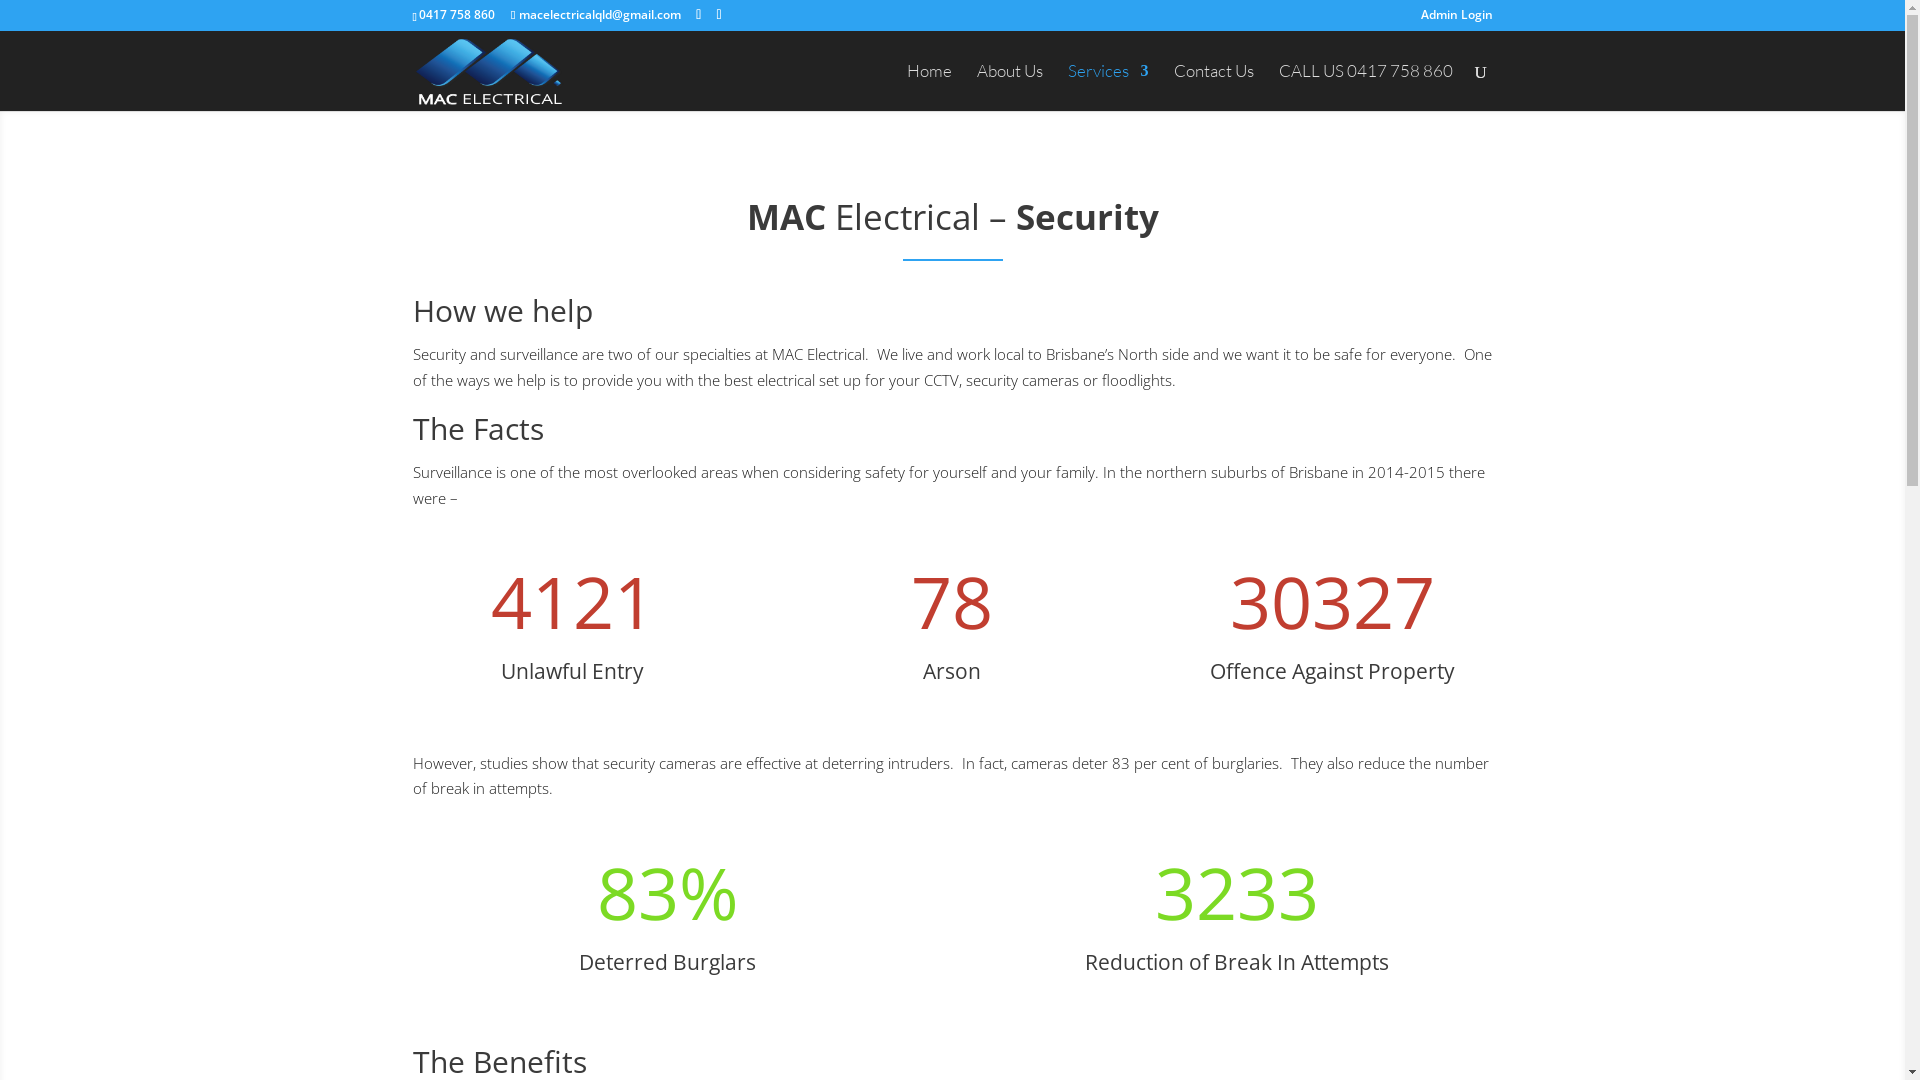 The height and width of the screenshot is (1080, 1920). What do you see at coordinates (455, 14) in the screenshot?
I see `'0417 758 860'` at bounding box center [455, 14].